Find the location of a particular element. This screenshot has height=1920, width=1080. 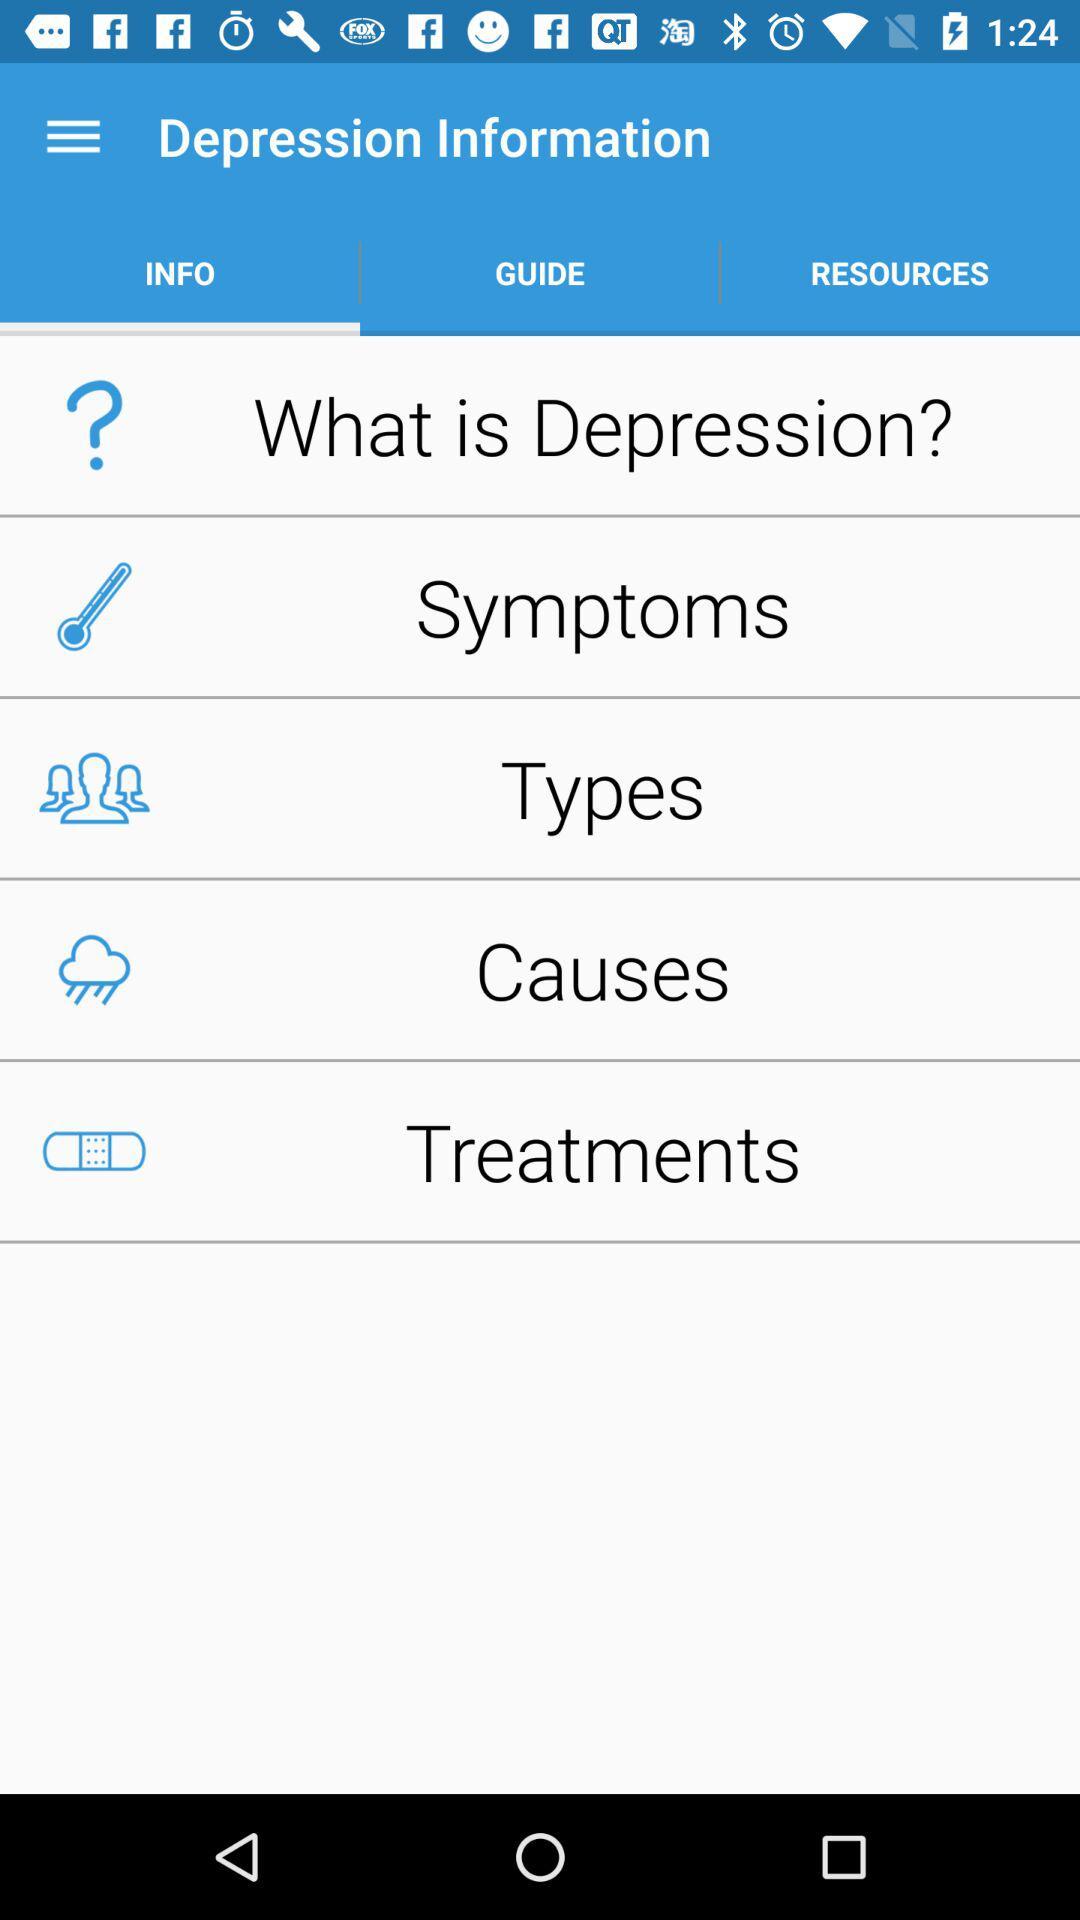

the resources app is located at coordinates (898, 272).